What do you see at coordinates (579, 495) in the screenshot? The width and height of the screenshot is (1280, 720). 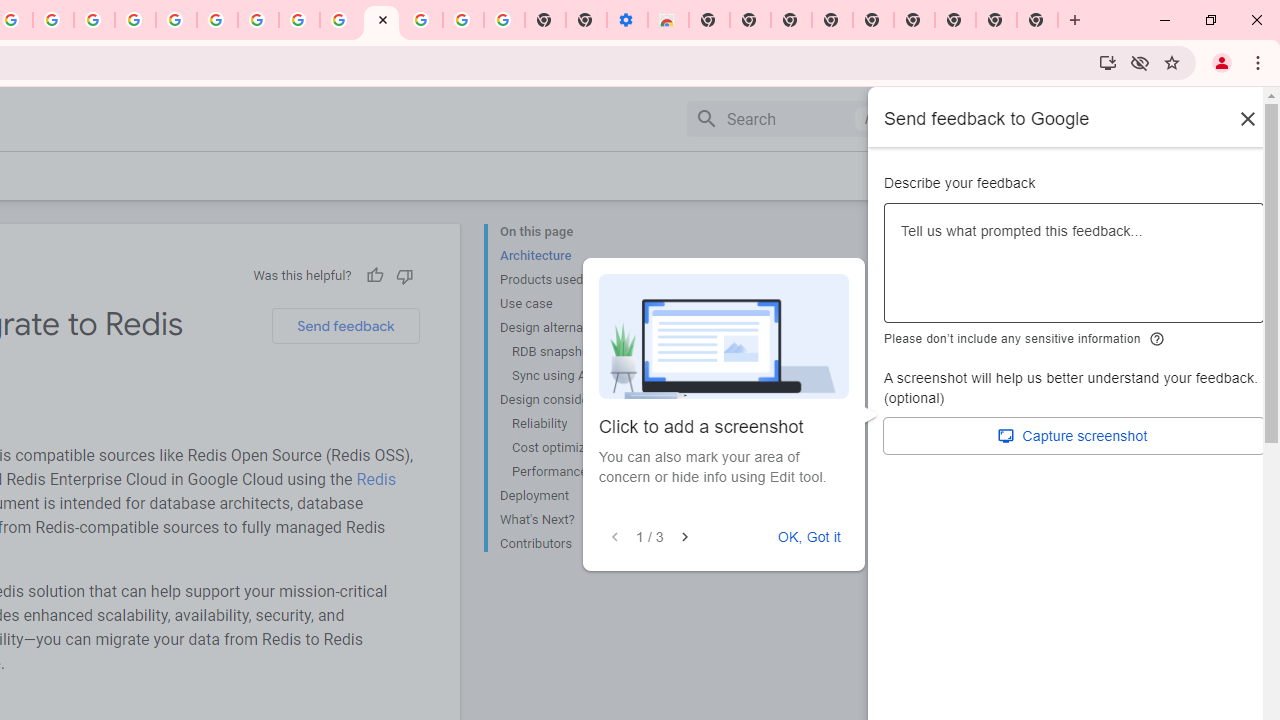 I see `'Deployment'` at bounding box center [579, 495].